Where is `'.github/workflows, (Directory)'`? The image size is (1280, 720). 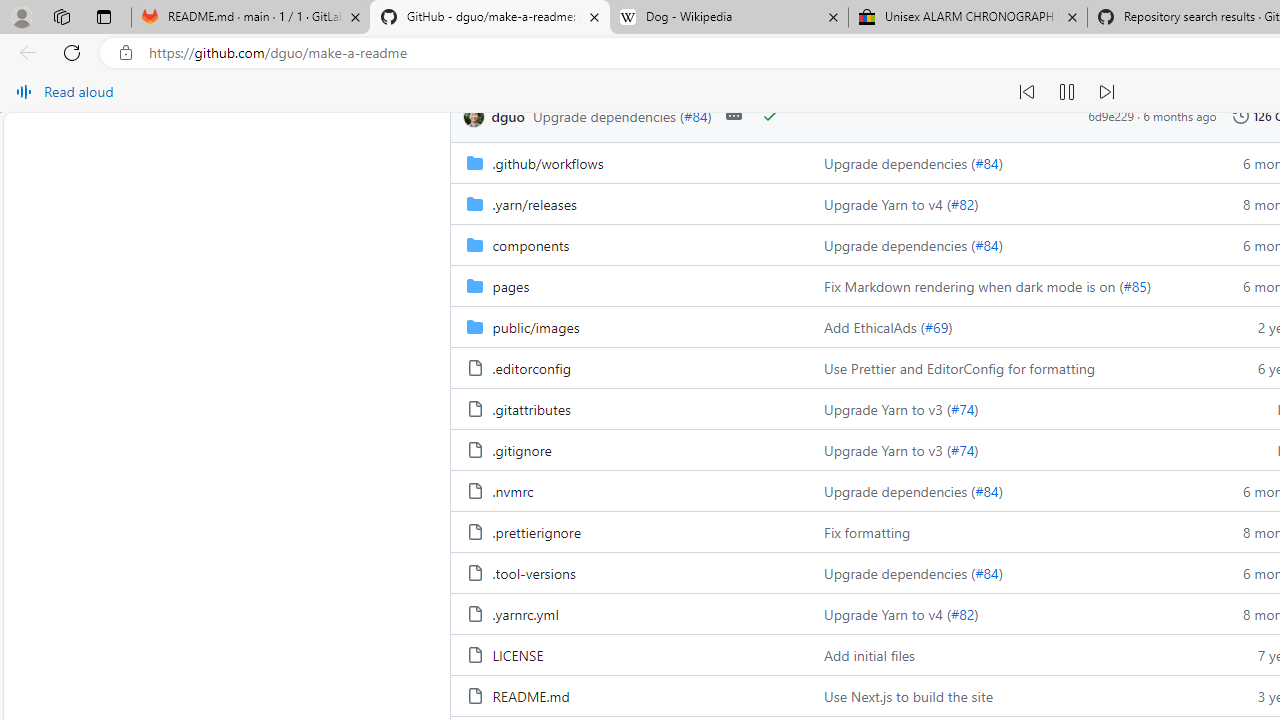
'.github/workflows, (Directory)' is located at coordinates (628, 161).